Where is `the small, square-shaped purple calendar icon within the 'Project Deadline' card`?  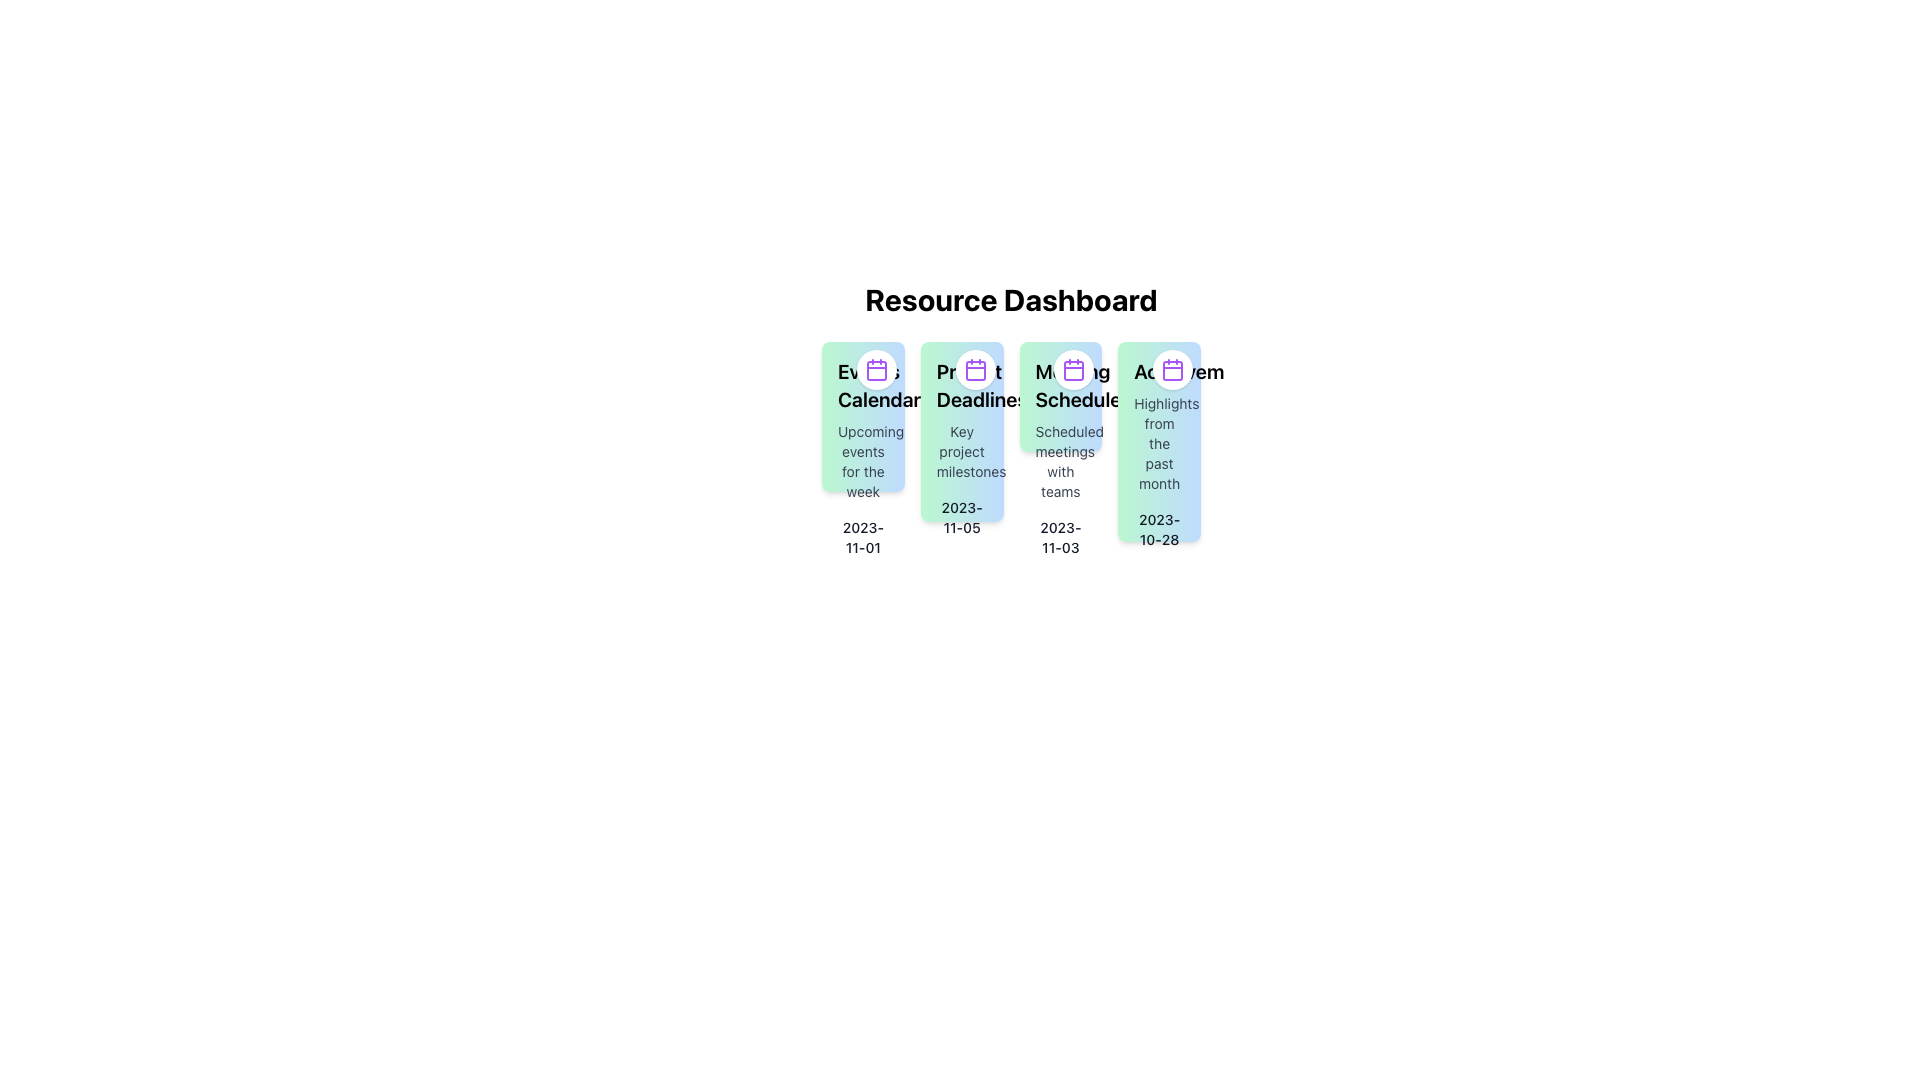 the small, square-shaped purple calendar icon within the 'Project Deadline' card is located at coordinates (975, 370).